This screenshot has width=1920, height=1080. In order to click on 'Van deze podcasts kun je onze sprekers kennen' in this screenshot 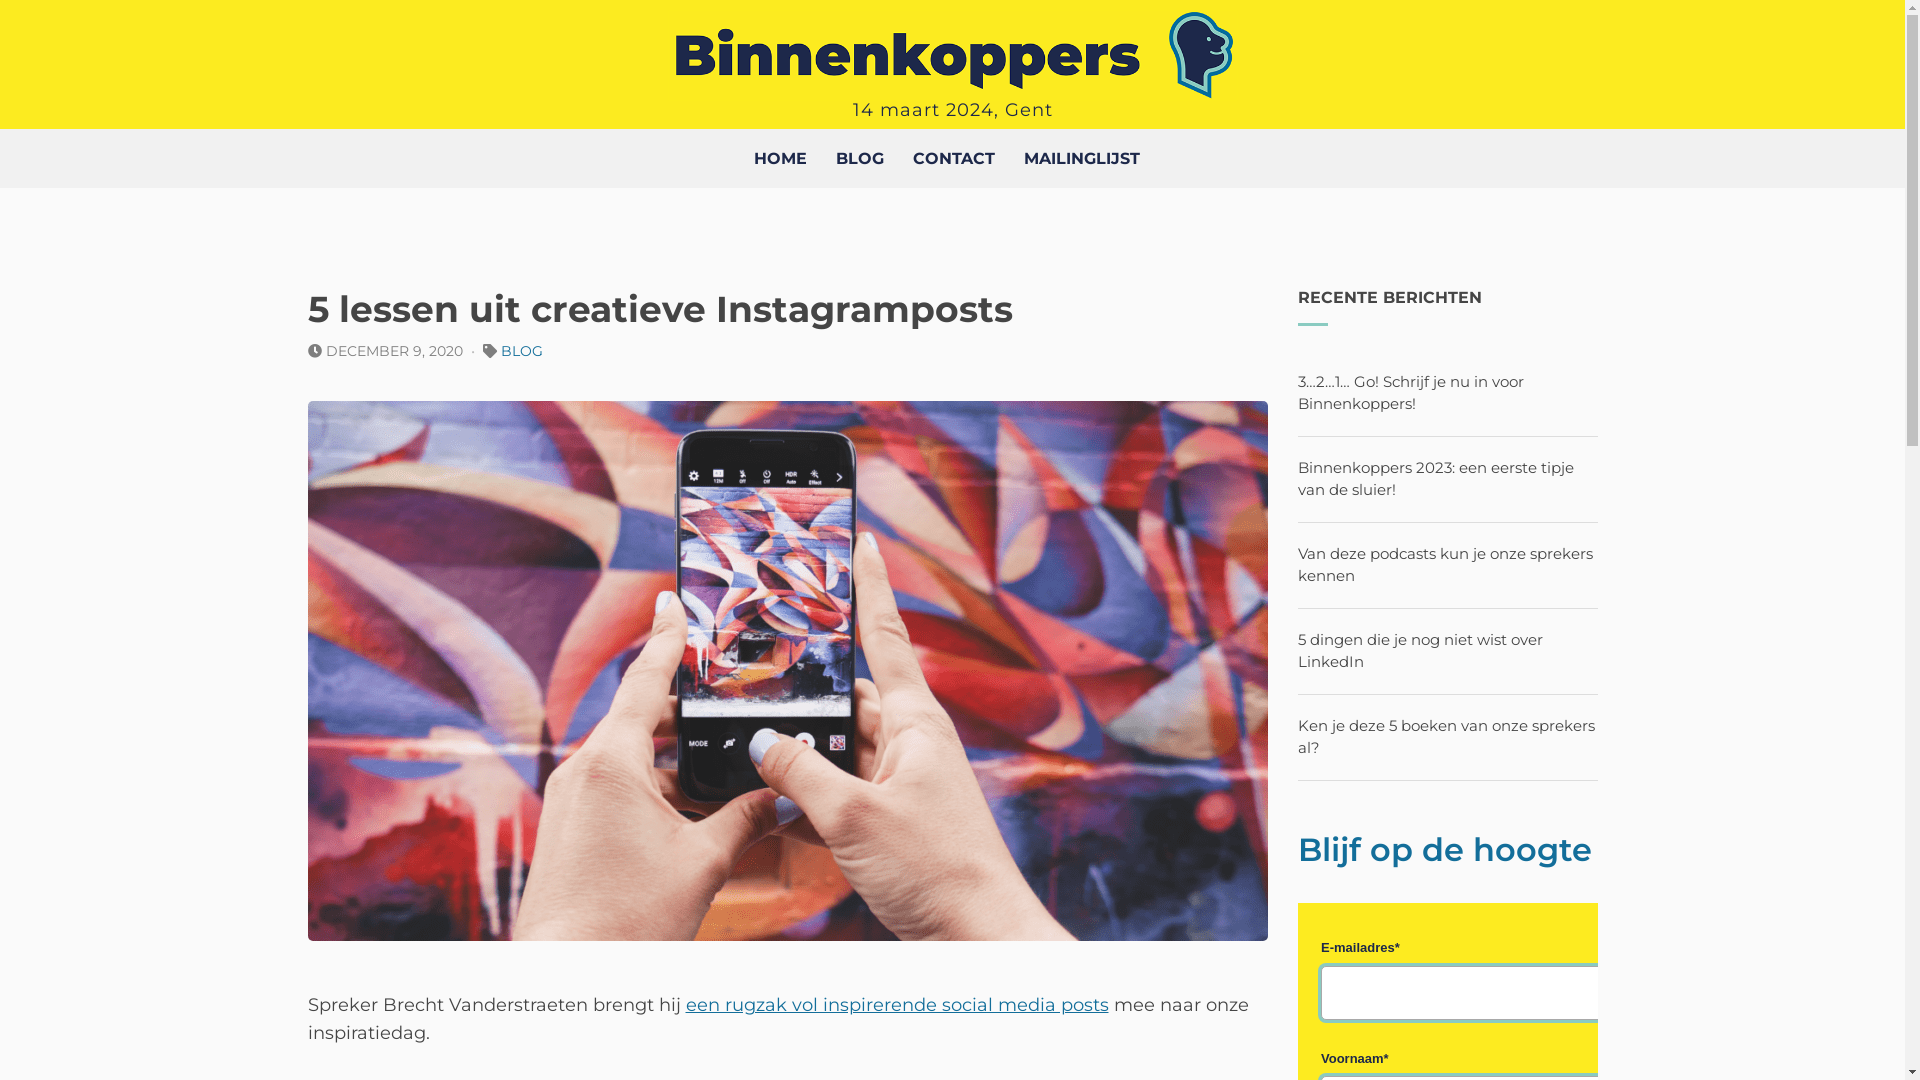, I will do `click(1445, 564)`.